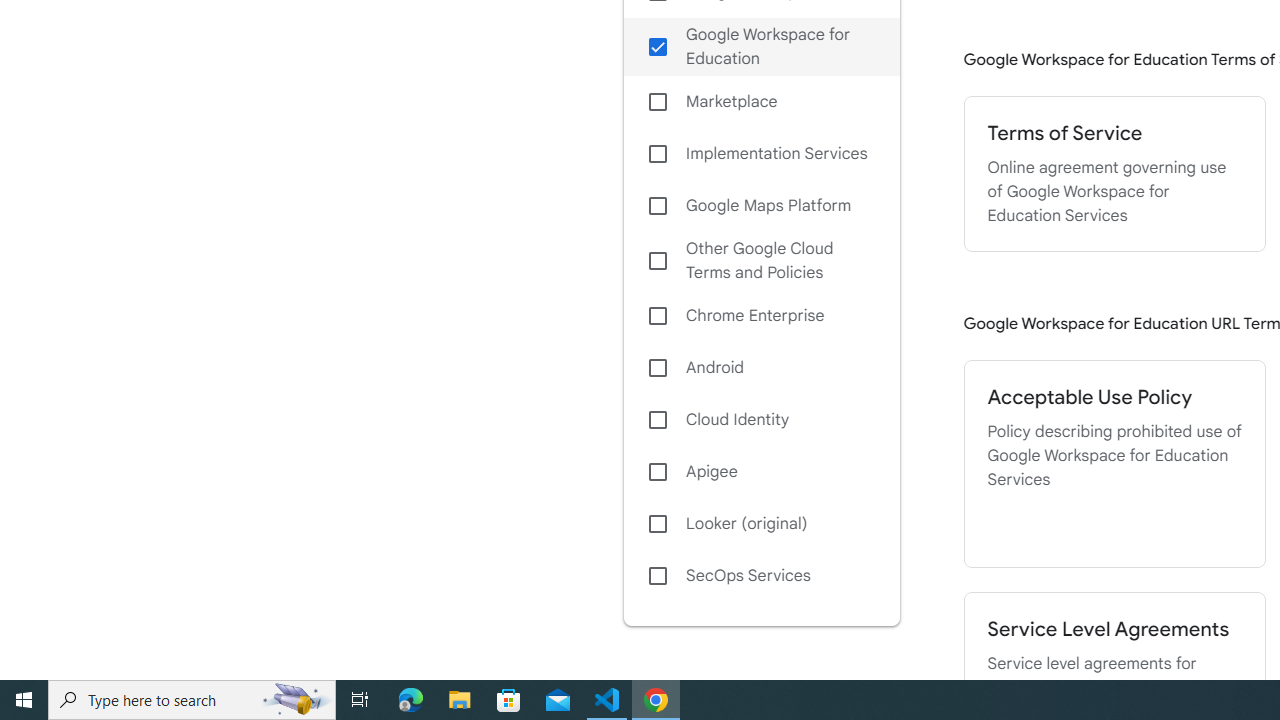 The height and width of the screenshot is (720, 1280). I want to click on 'Apigee', so click(760, 471).